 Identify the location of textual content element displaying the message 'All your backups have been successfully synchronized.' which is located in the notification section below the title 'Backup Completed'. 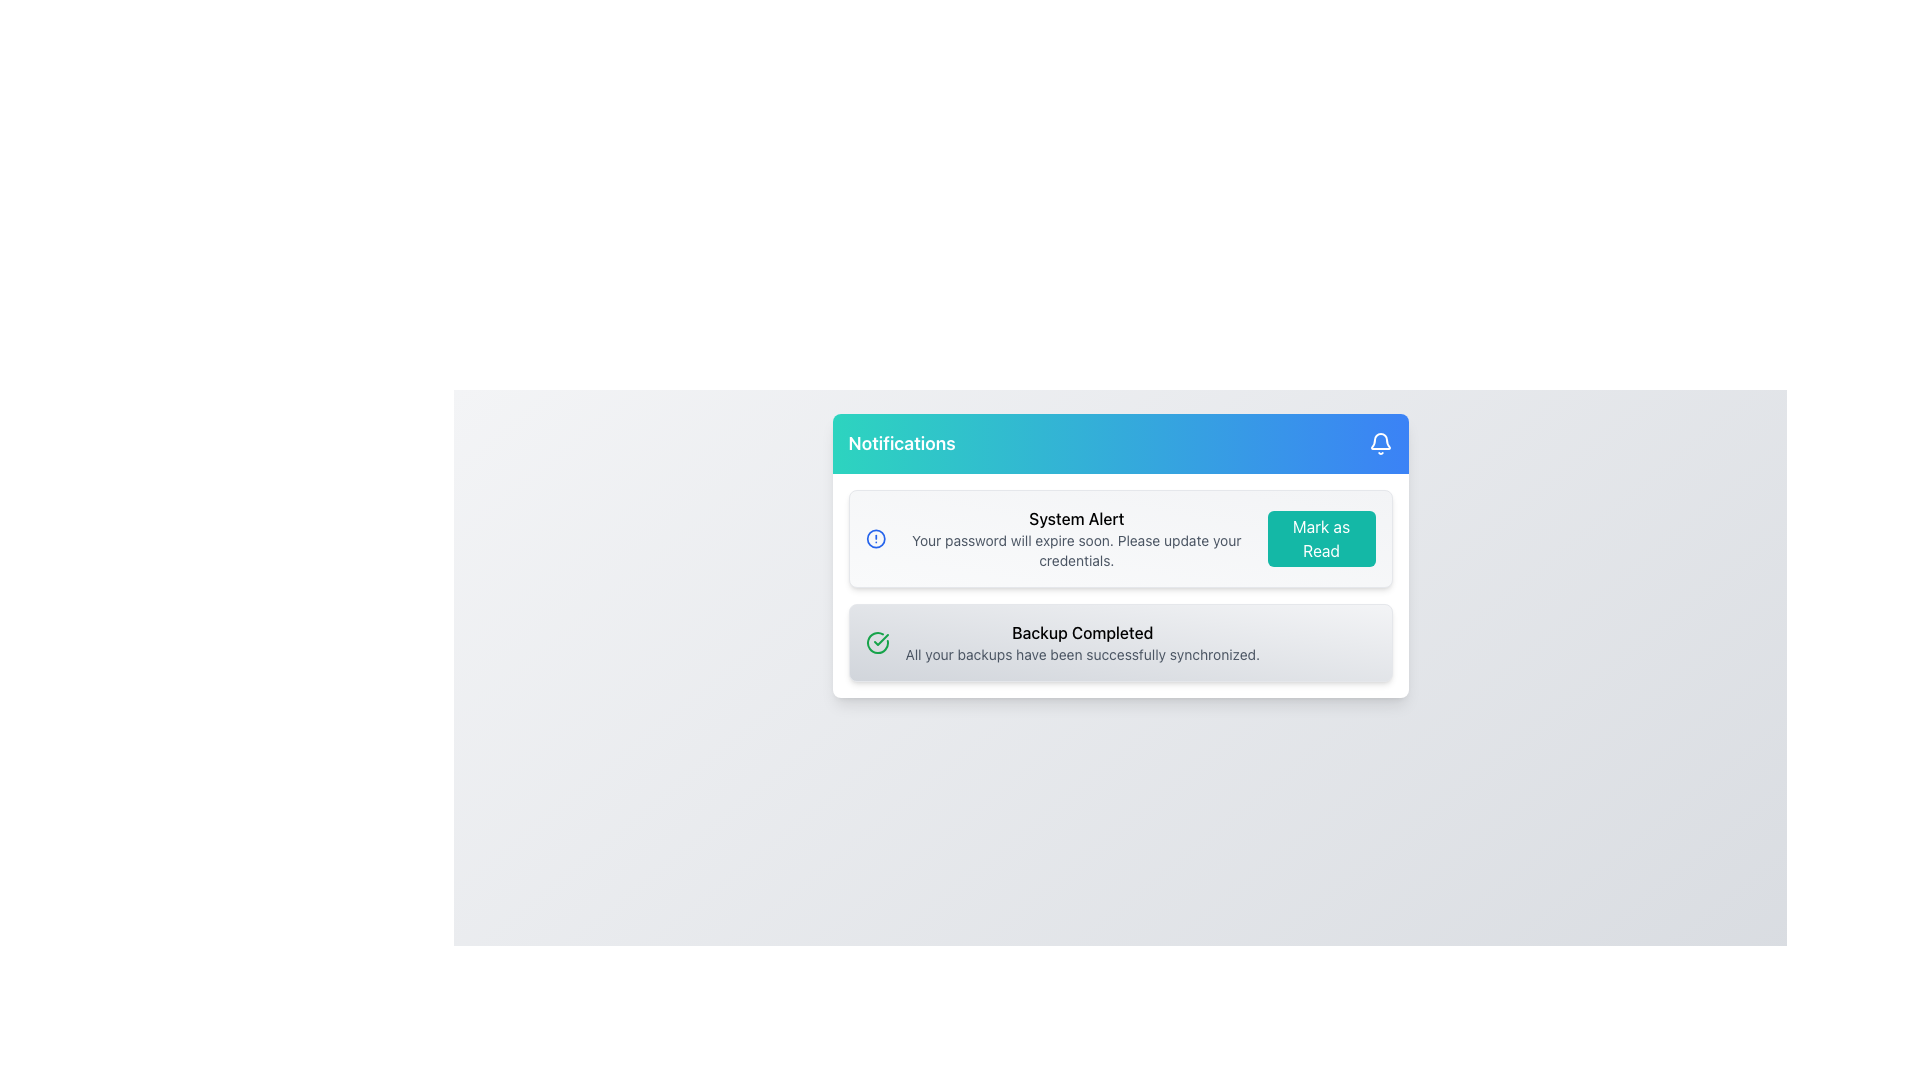
(1081, 655).